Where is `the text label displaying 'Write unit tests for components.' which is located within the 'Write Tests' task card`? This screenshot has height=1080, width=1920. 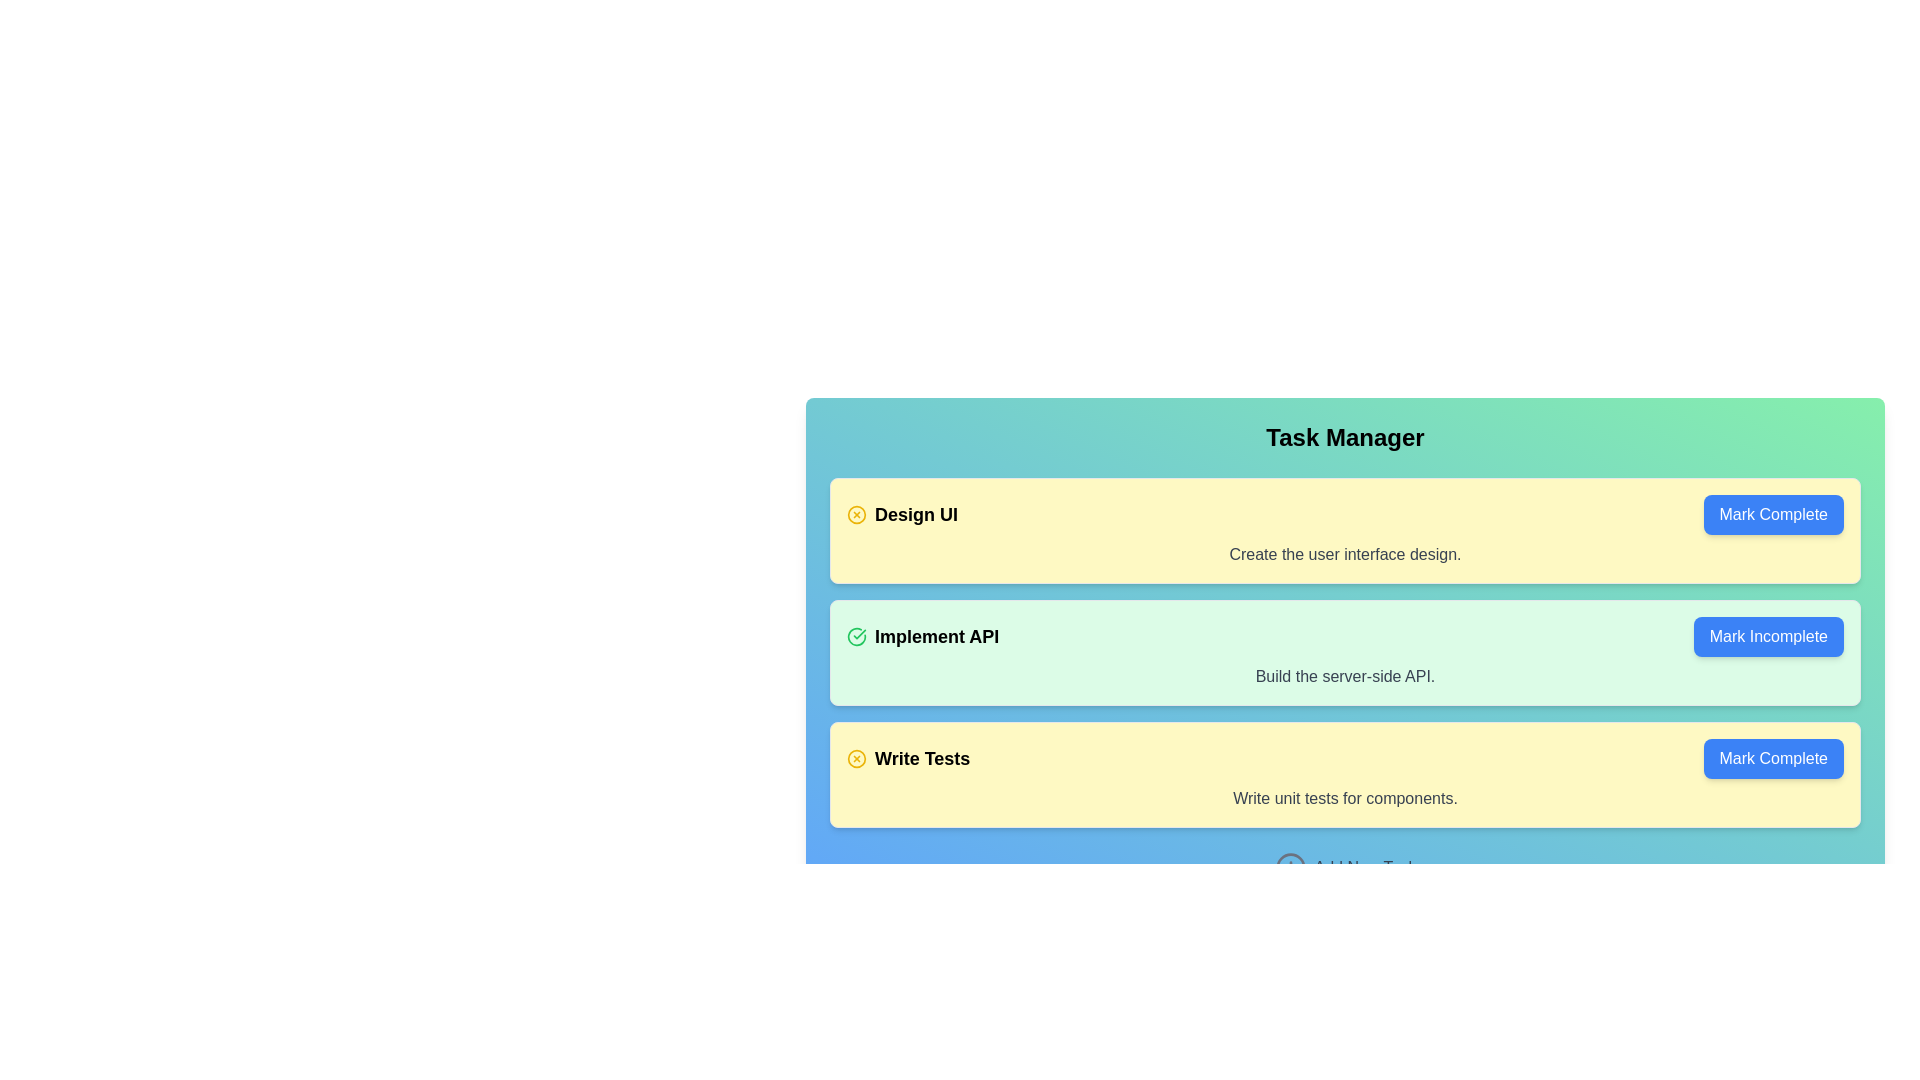 the text label displaying 'Write unit tests for components.' which is located within the 'Write Tests' task card is located at coordinates (1345, 797).